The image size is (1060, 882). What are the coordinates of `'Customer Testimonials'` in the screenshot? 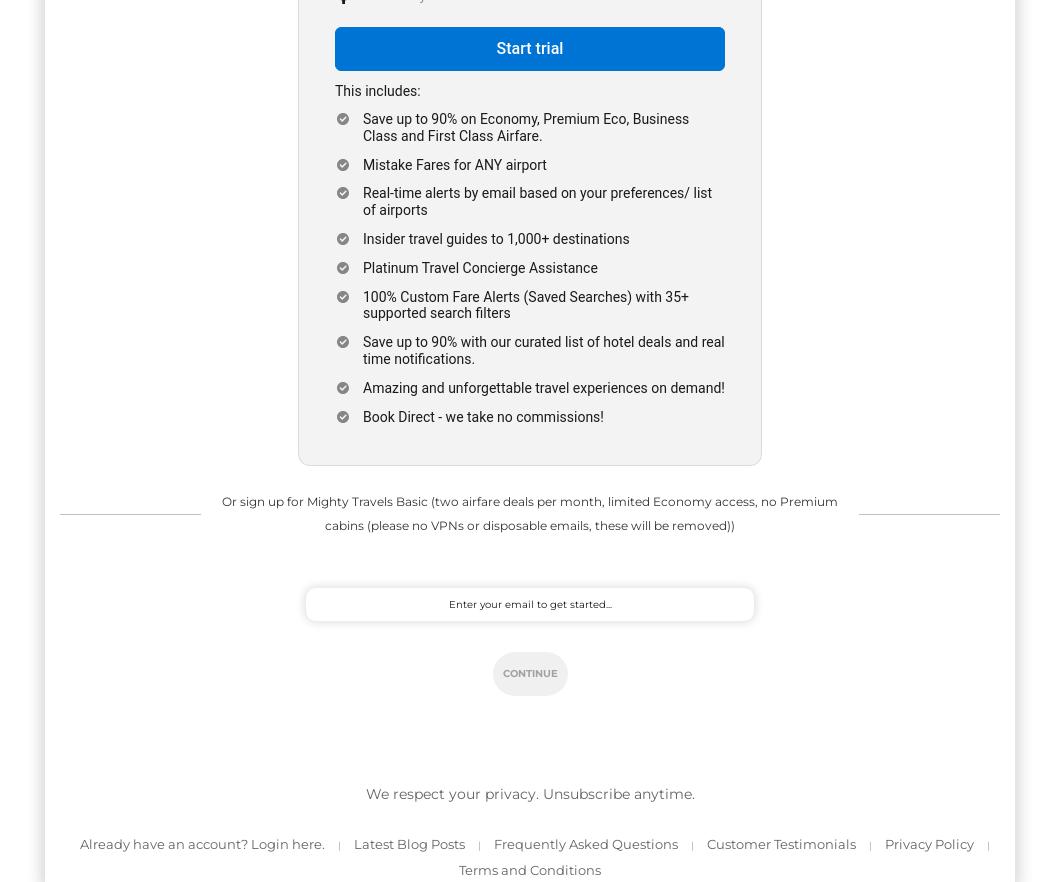 It's located at (780, 843).